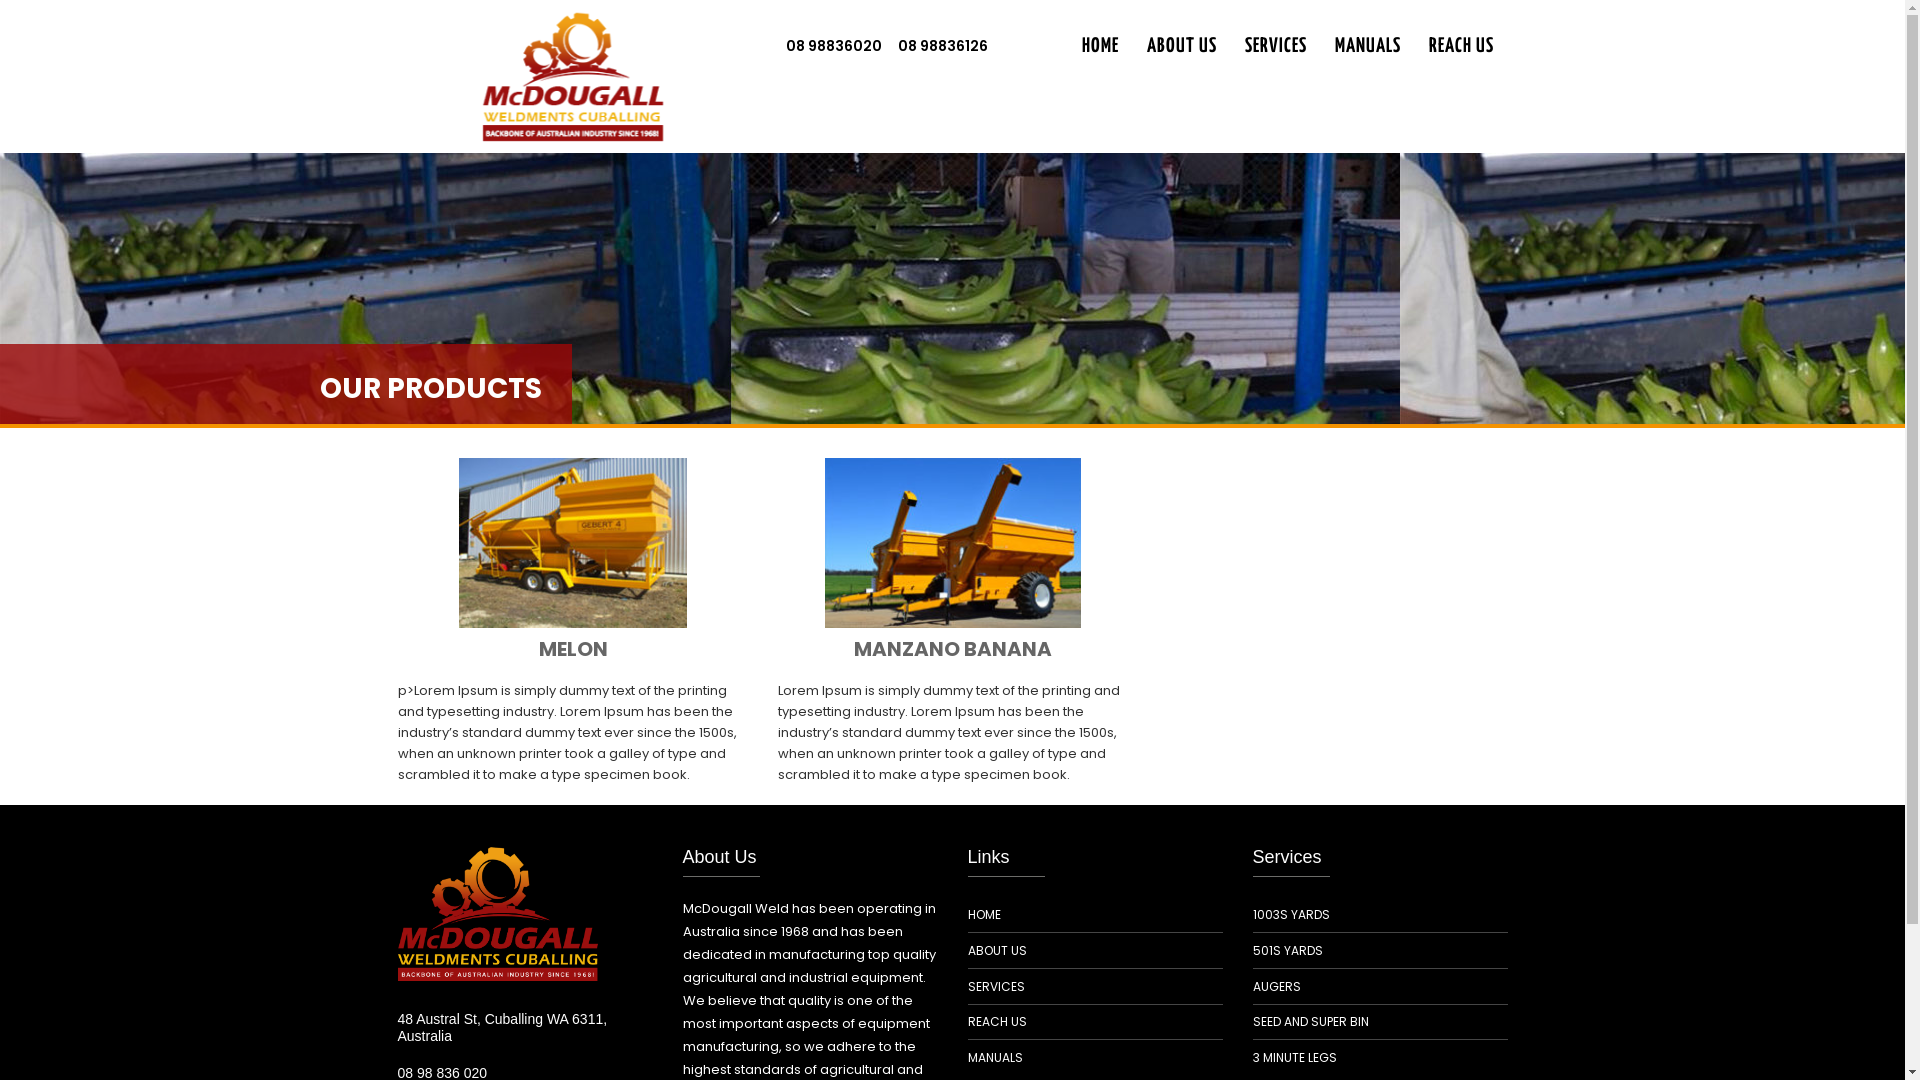  Describe the element at coordinates (997, 1022) in the screenshot. I see `'REACH US'` at that location.